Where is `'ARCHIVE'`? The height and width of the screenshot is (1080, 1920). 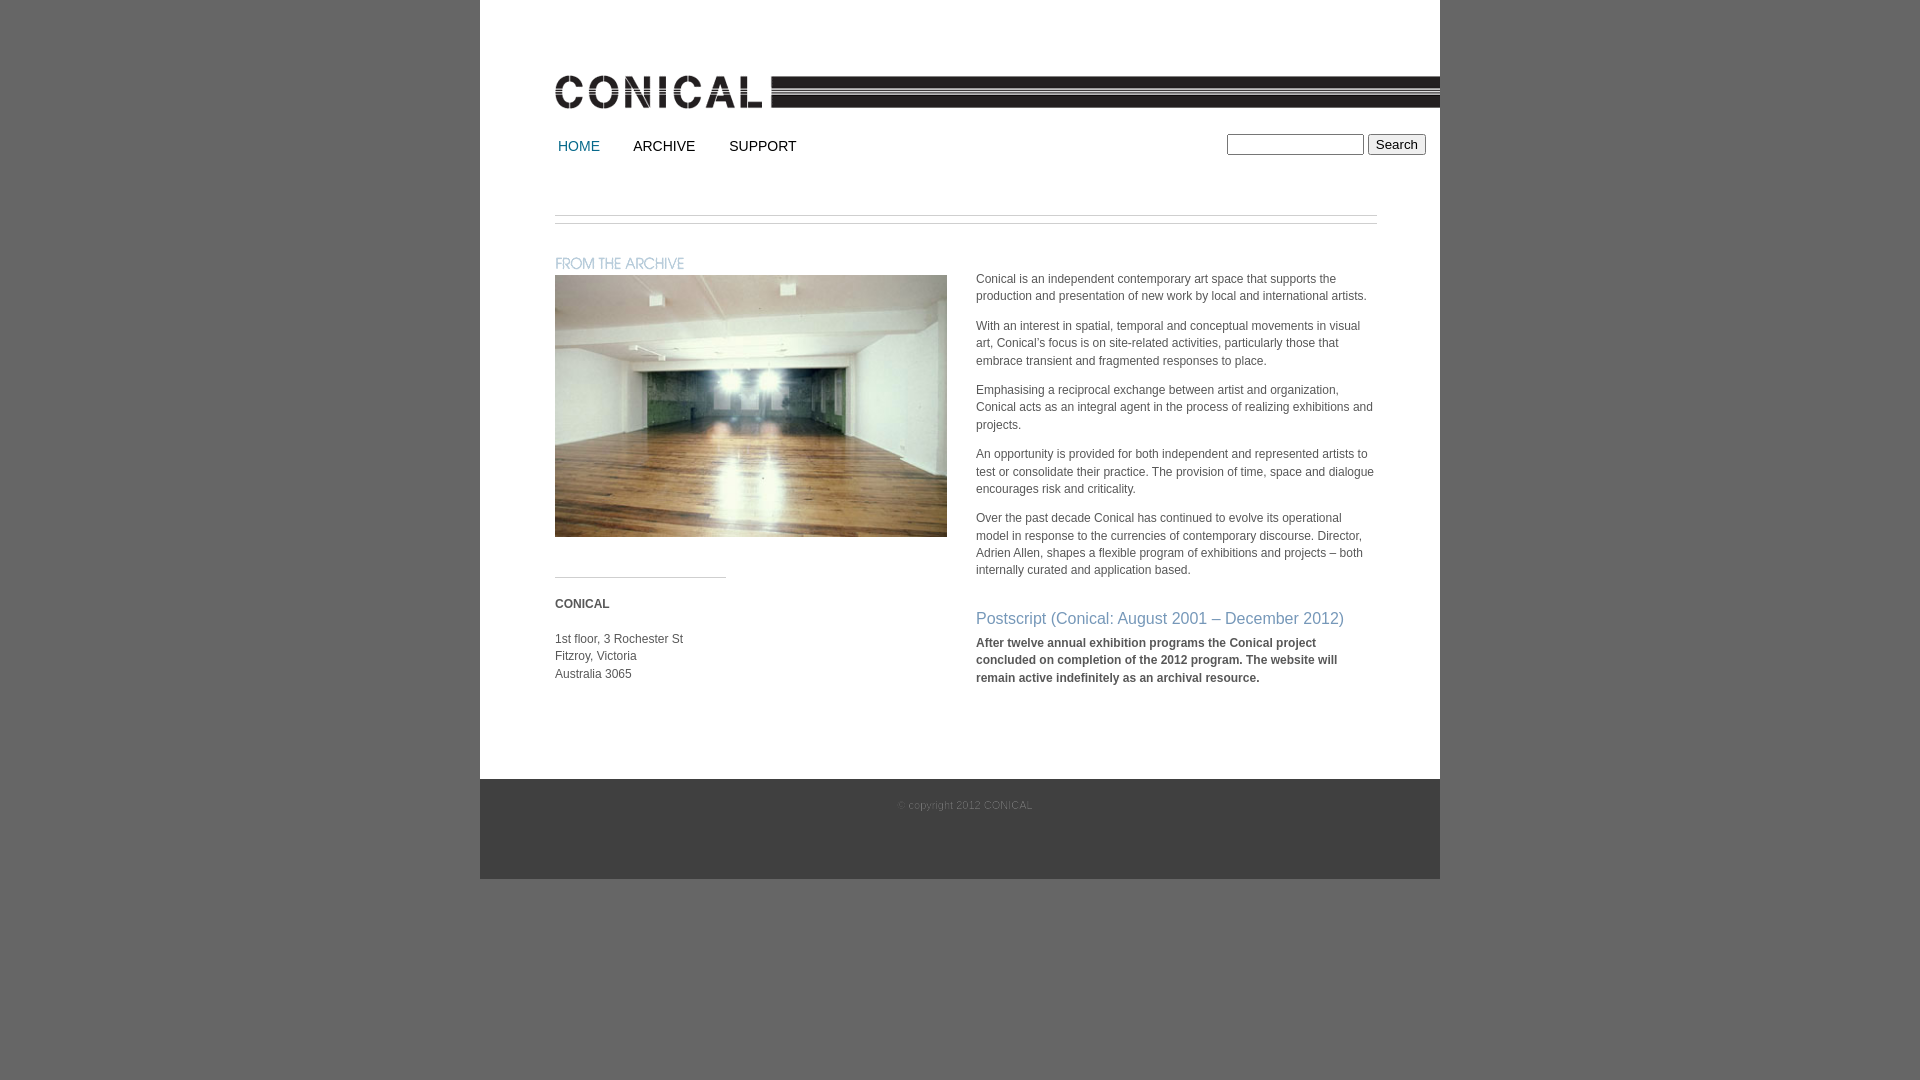 'ARCHIVE' is located at coordinates (632, 145).